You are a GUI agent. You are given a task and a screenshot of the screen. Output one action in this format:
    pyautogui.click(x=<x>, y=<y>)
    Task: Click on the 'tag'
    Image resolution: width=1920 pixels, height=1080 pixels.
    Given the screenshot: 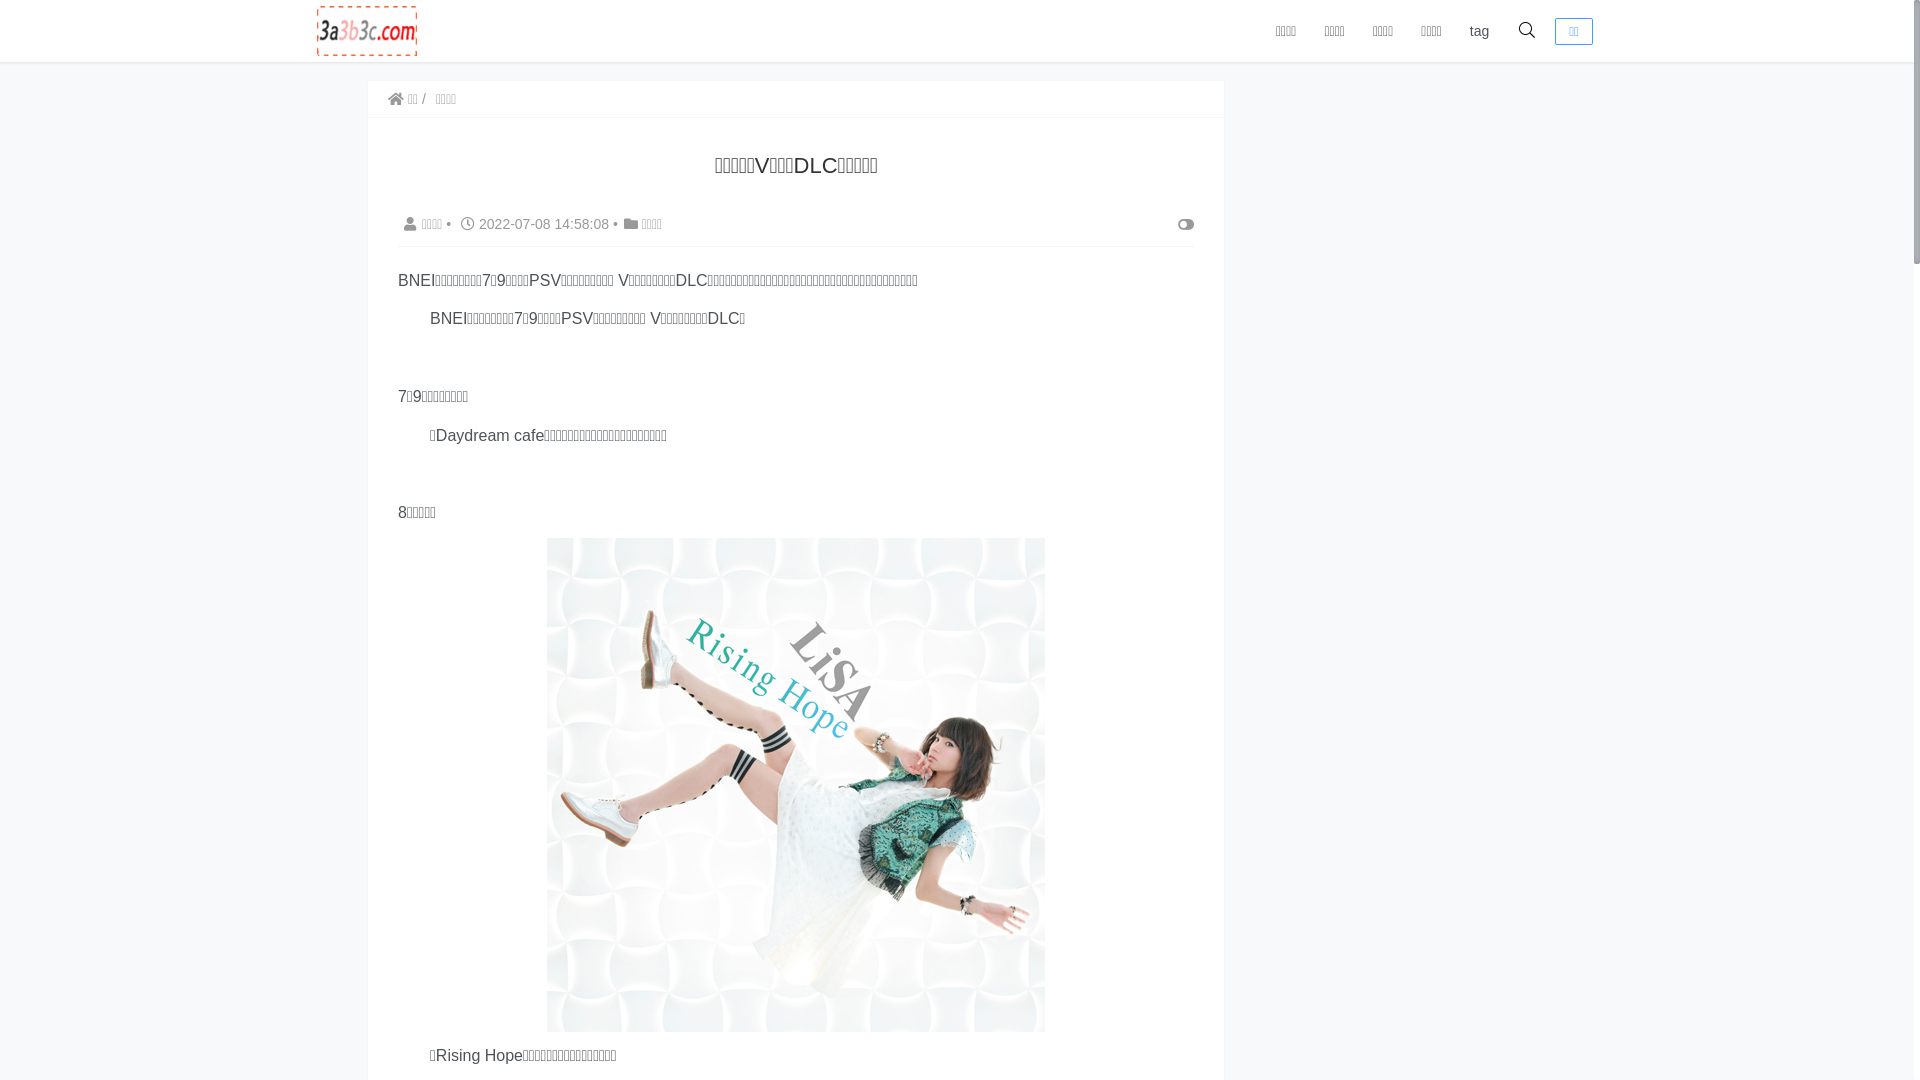 What is the action you would take?
    pyautogui.click(x=1479, y=30)
    